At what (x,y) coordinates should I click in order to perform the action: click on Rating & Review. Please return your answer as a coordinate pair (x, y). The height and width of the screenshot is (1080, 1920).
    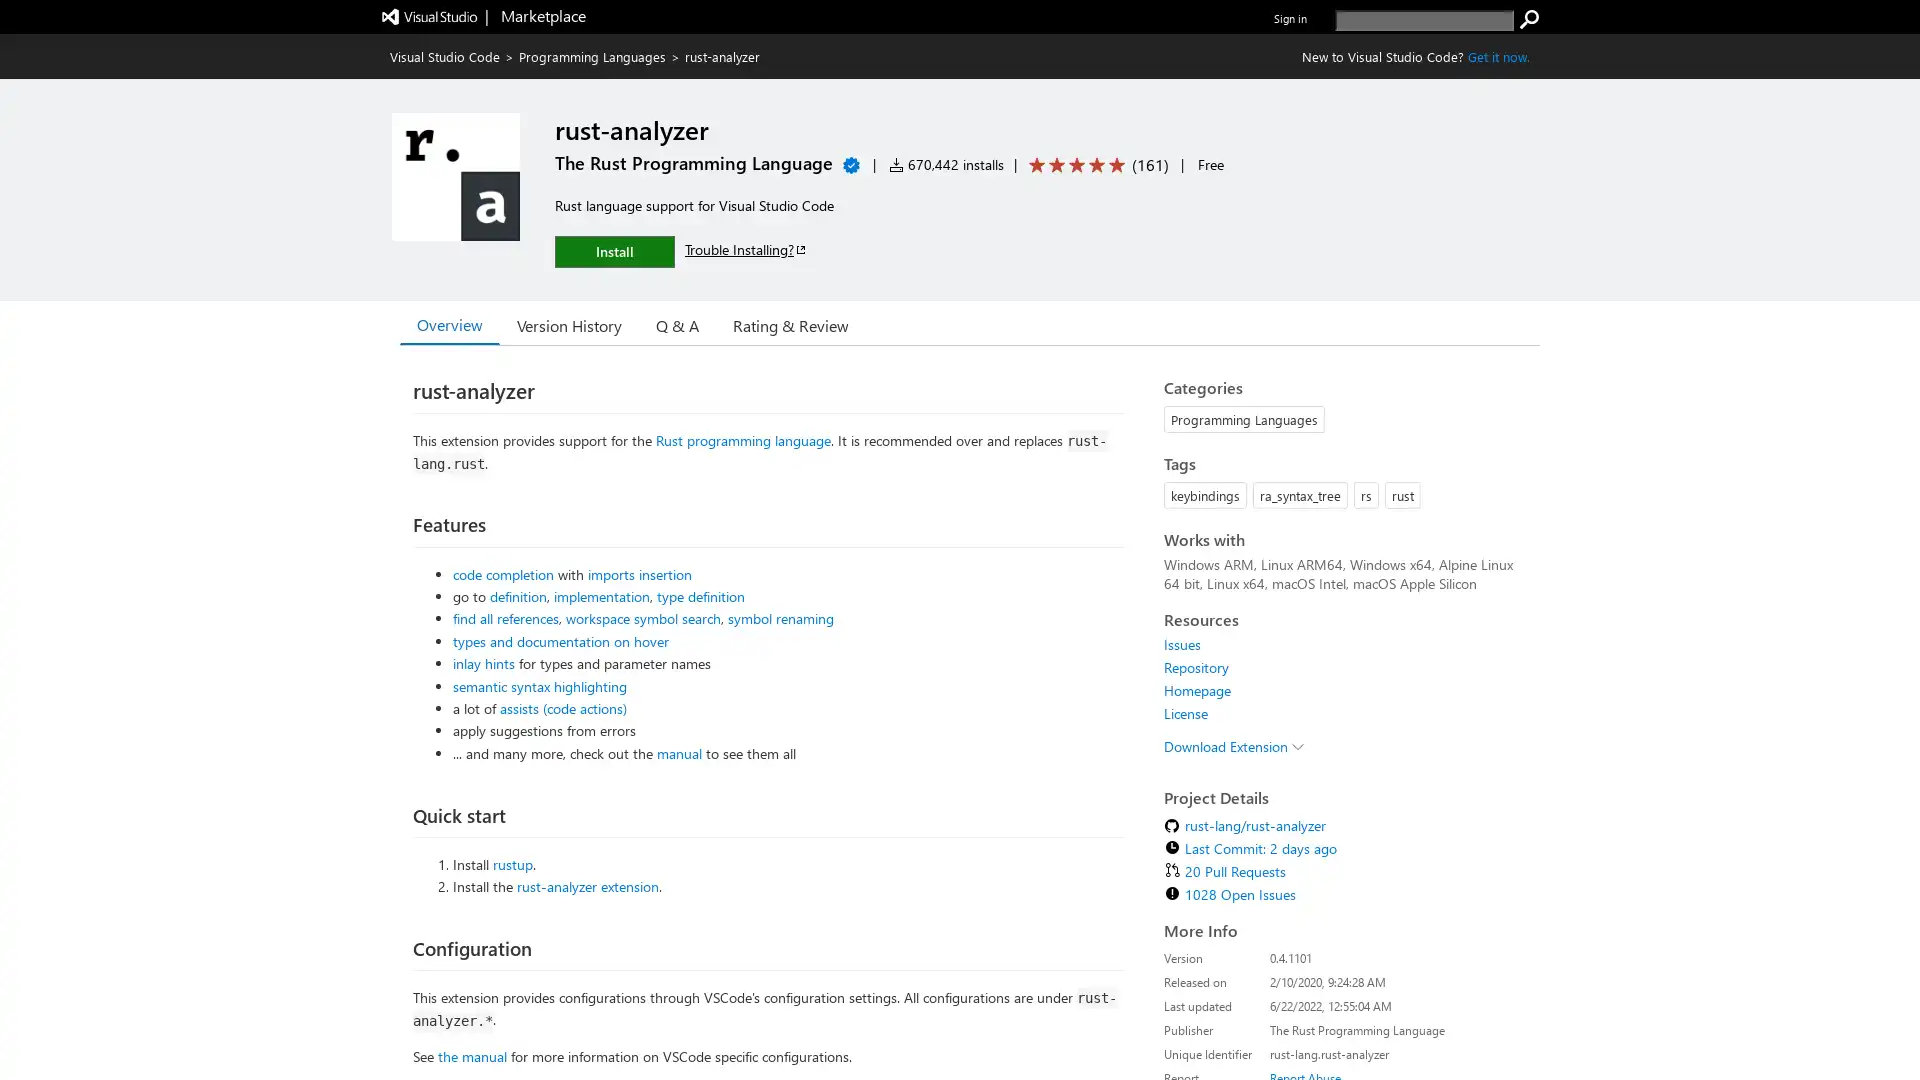
    Looking at the image, I should click on (790, 323).